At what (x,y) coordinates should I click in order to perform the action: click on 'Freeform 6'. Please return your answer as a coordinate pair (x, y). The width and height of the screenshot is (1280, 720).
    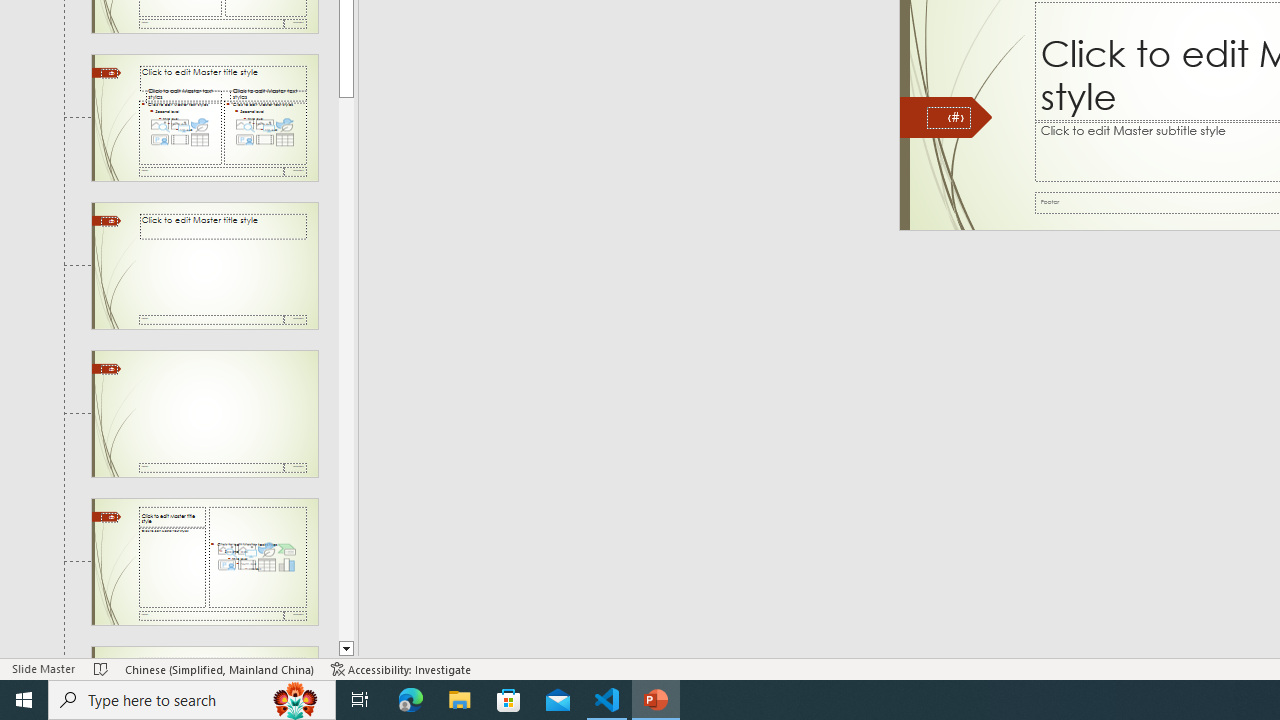
    Looking at the image, I should click on (944, 117).